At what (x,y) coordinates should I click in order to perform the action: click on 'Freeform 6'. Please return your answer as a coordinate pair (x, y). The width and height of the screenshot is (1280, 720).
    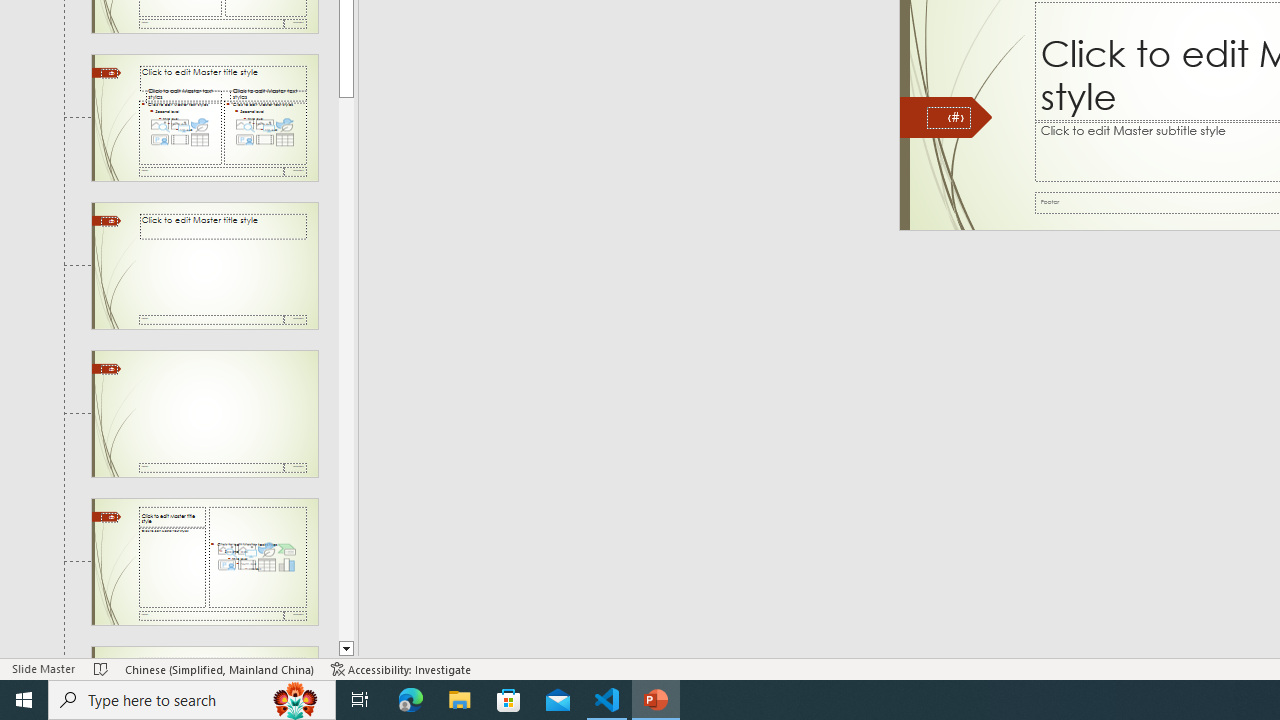
    Looking at the image, I should click on (944, 117).